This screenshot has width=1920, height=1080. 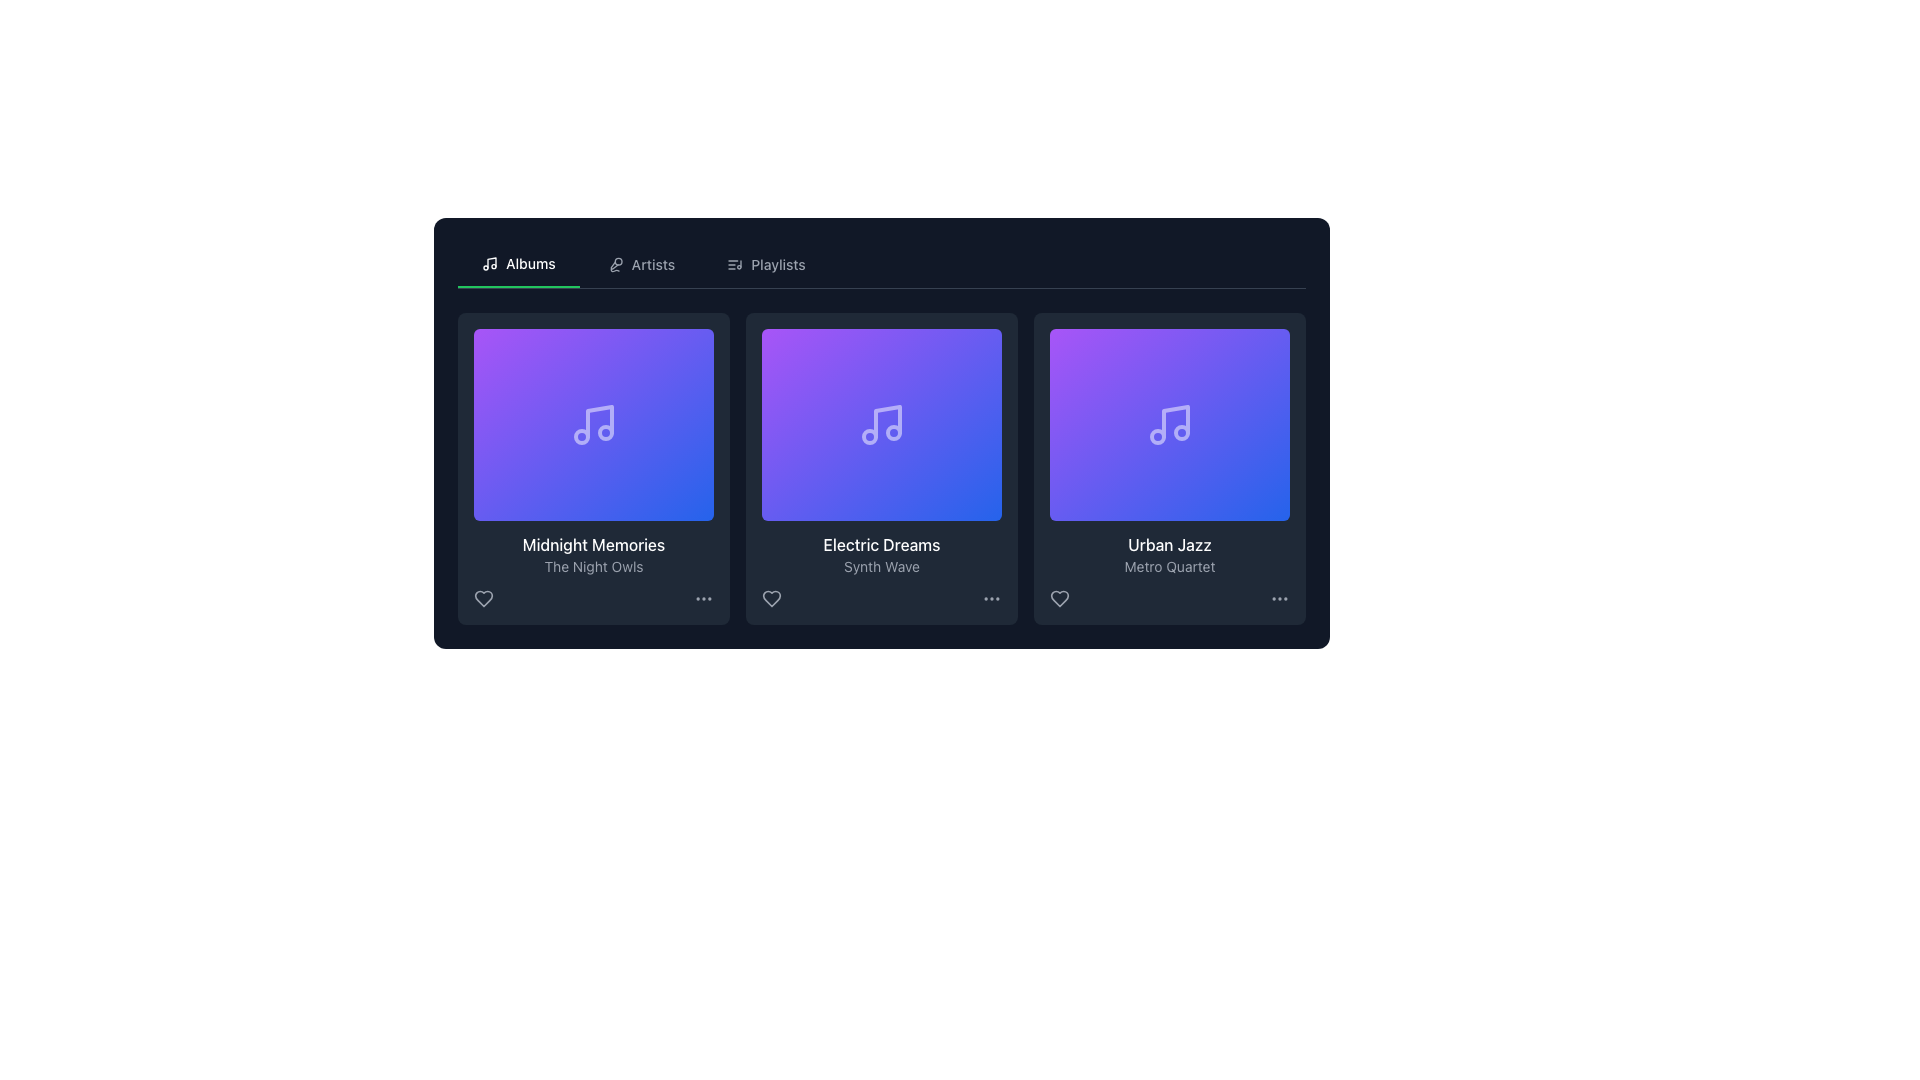 What do you see at coordinates (686, 493) in the screenshot?
I see `triangular play button icon, which is styled in white and located within a green circular button at the bottom-right corner of the 'Midnight Memories' card` at bounding box center [686, 493].